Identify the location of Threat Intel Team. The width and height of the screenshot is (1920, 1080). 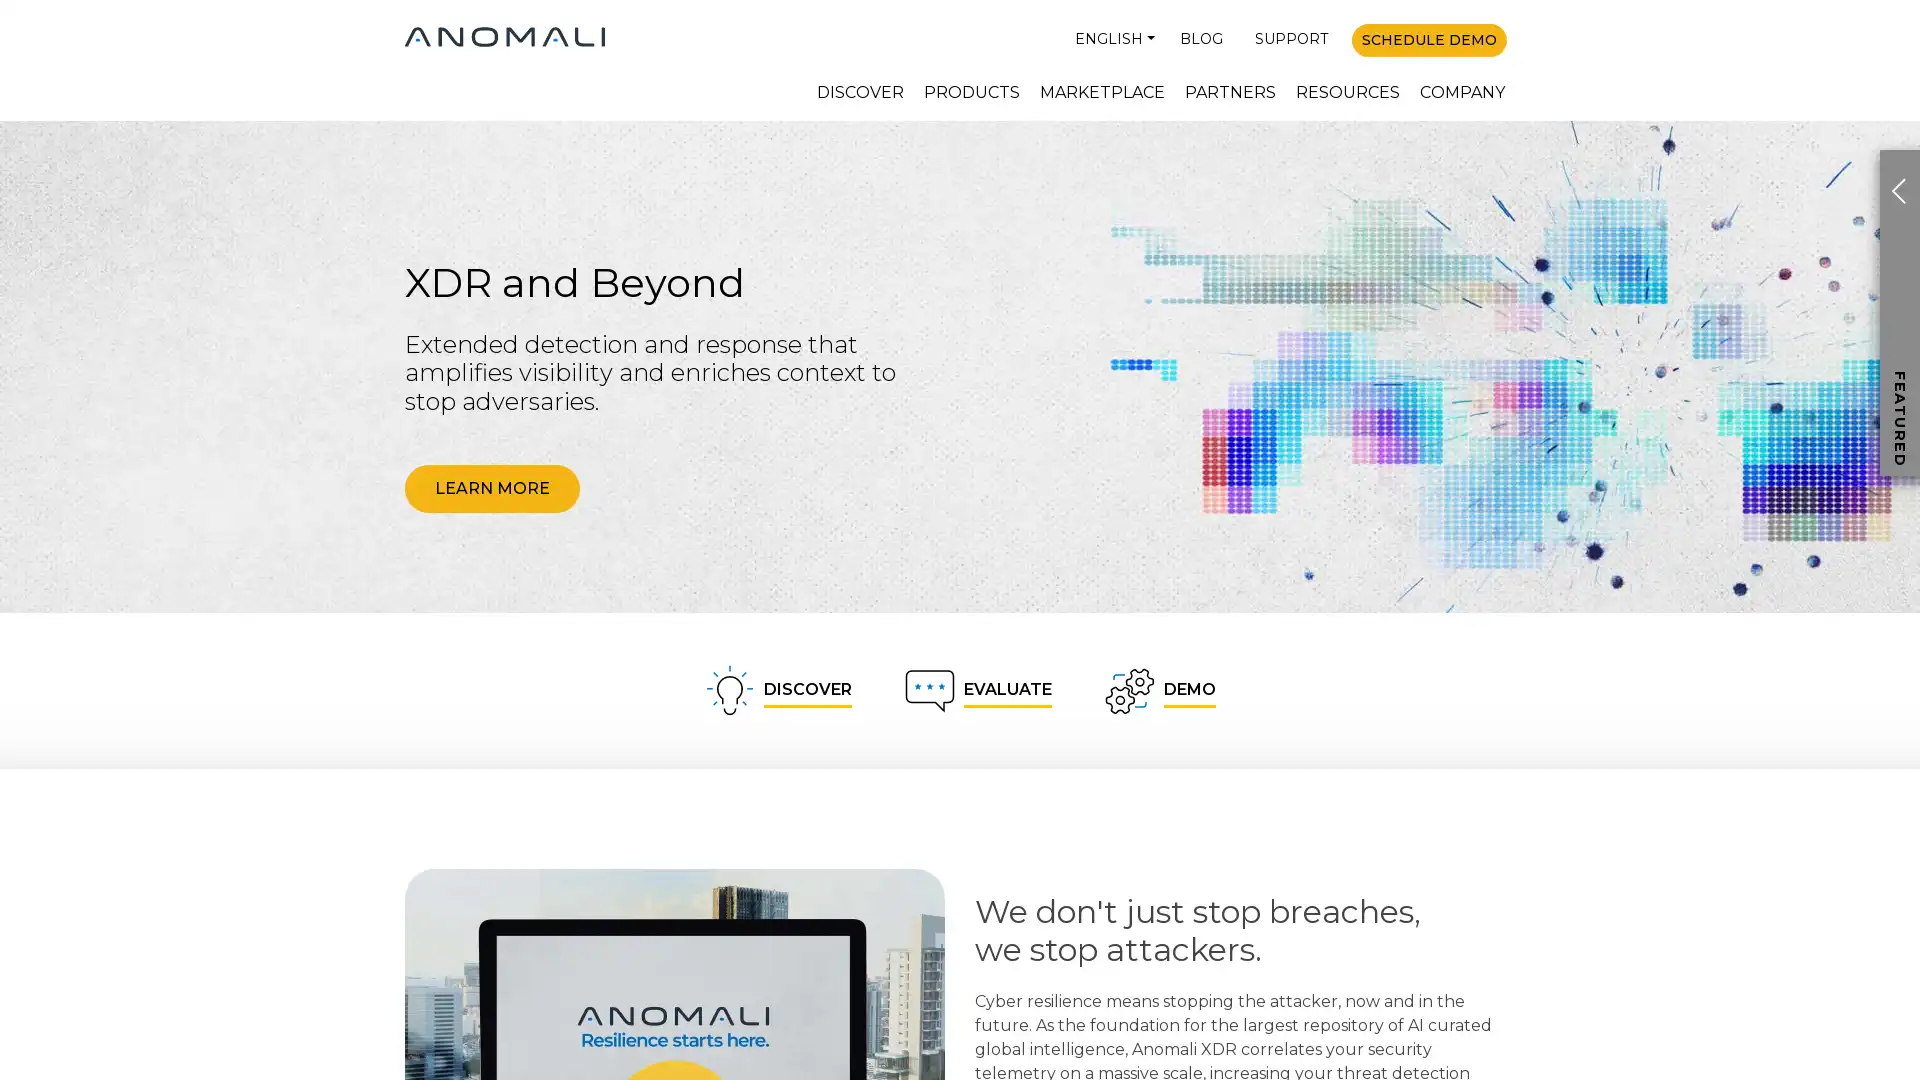
(1770, 555).